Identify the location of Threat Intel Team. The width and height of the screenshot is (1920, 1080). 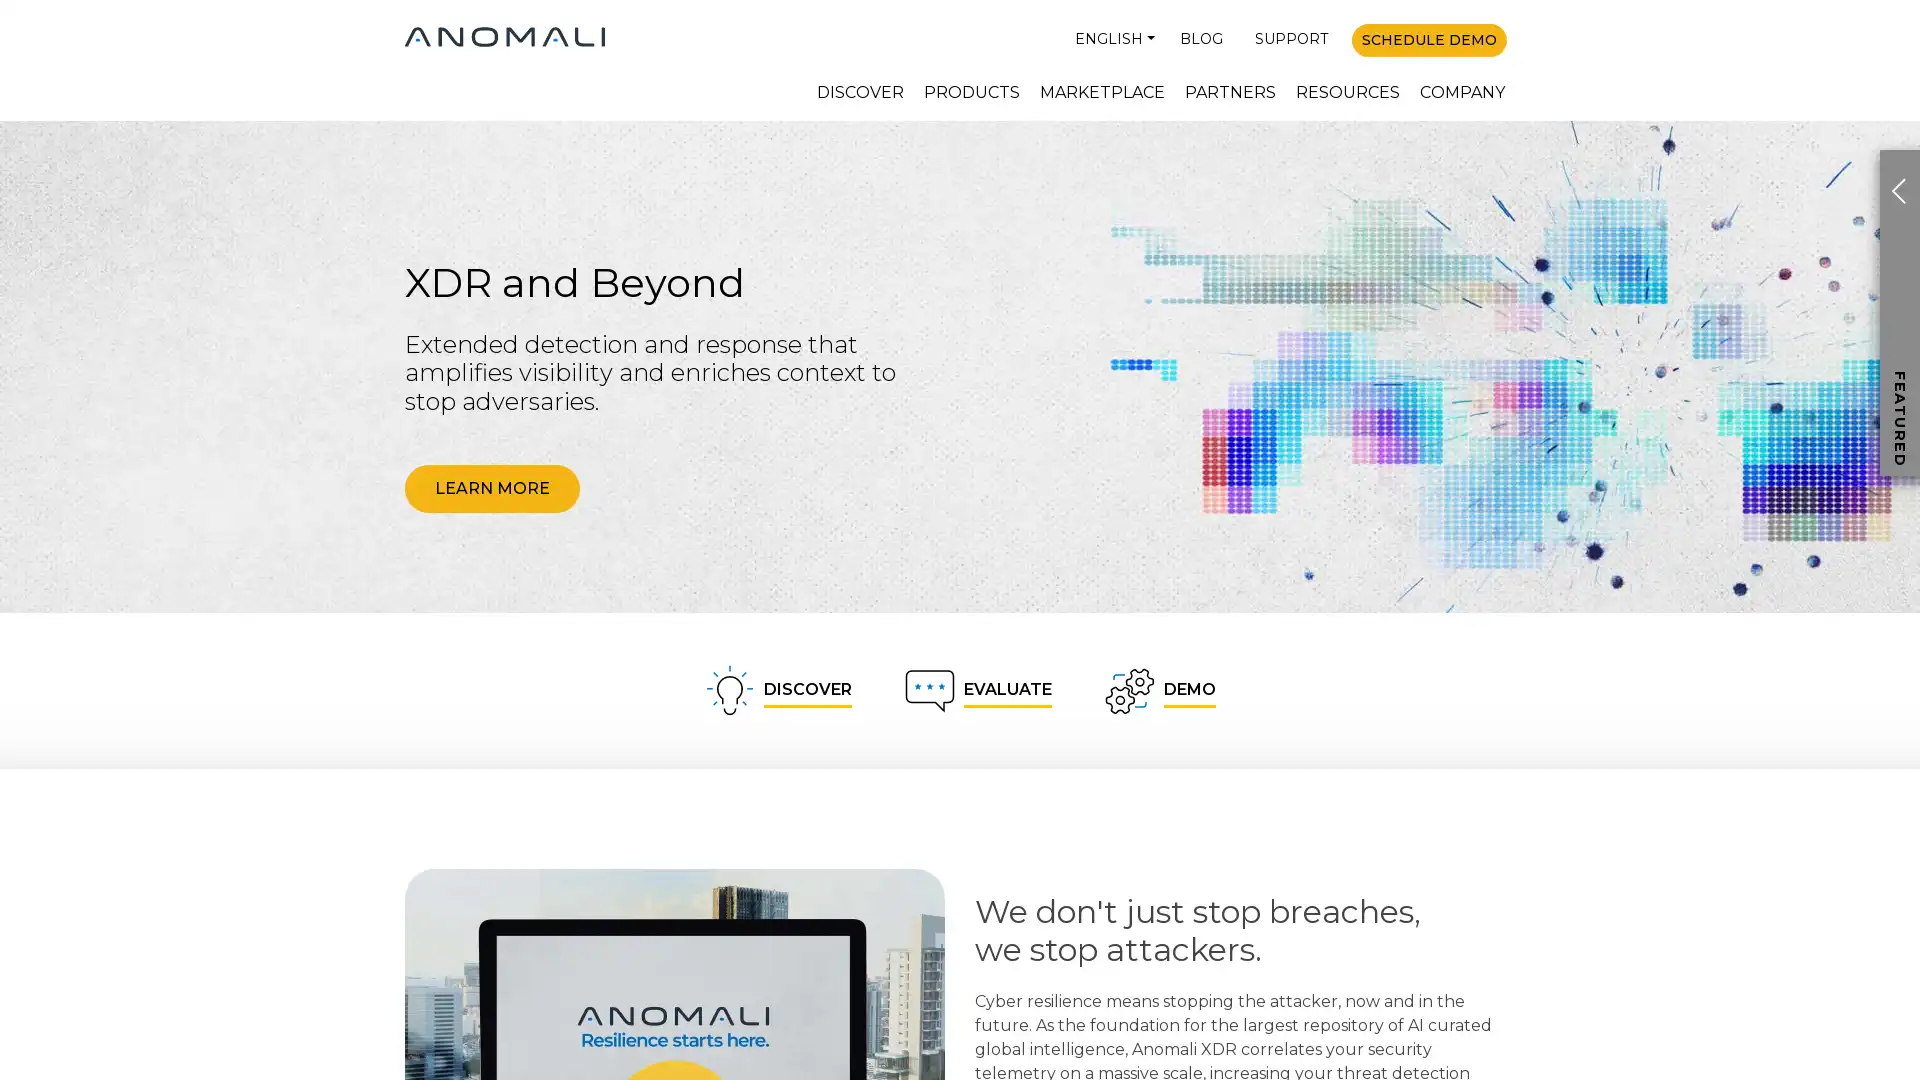
(1770, 555).